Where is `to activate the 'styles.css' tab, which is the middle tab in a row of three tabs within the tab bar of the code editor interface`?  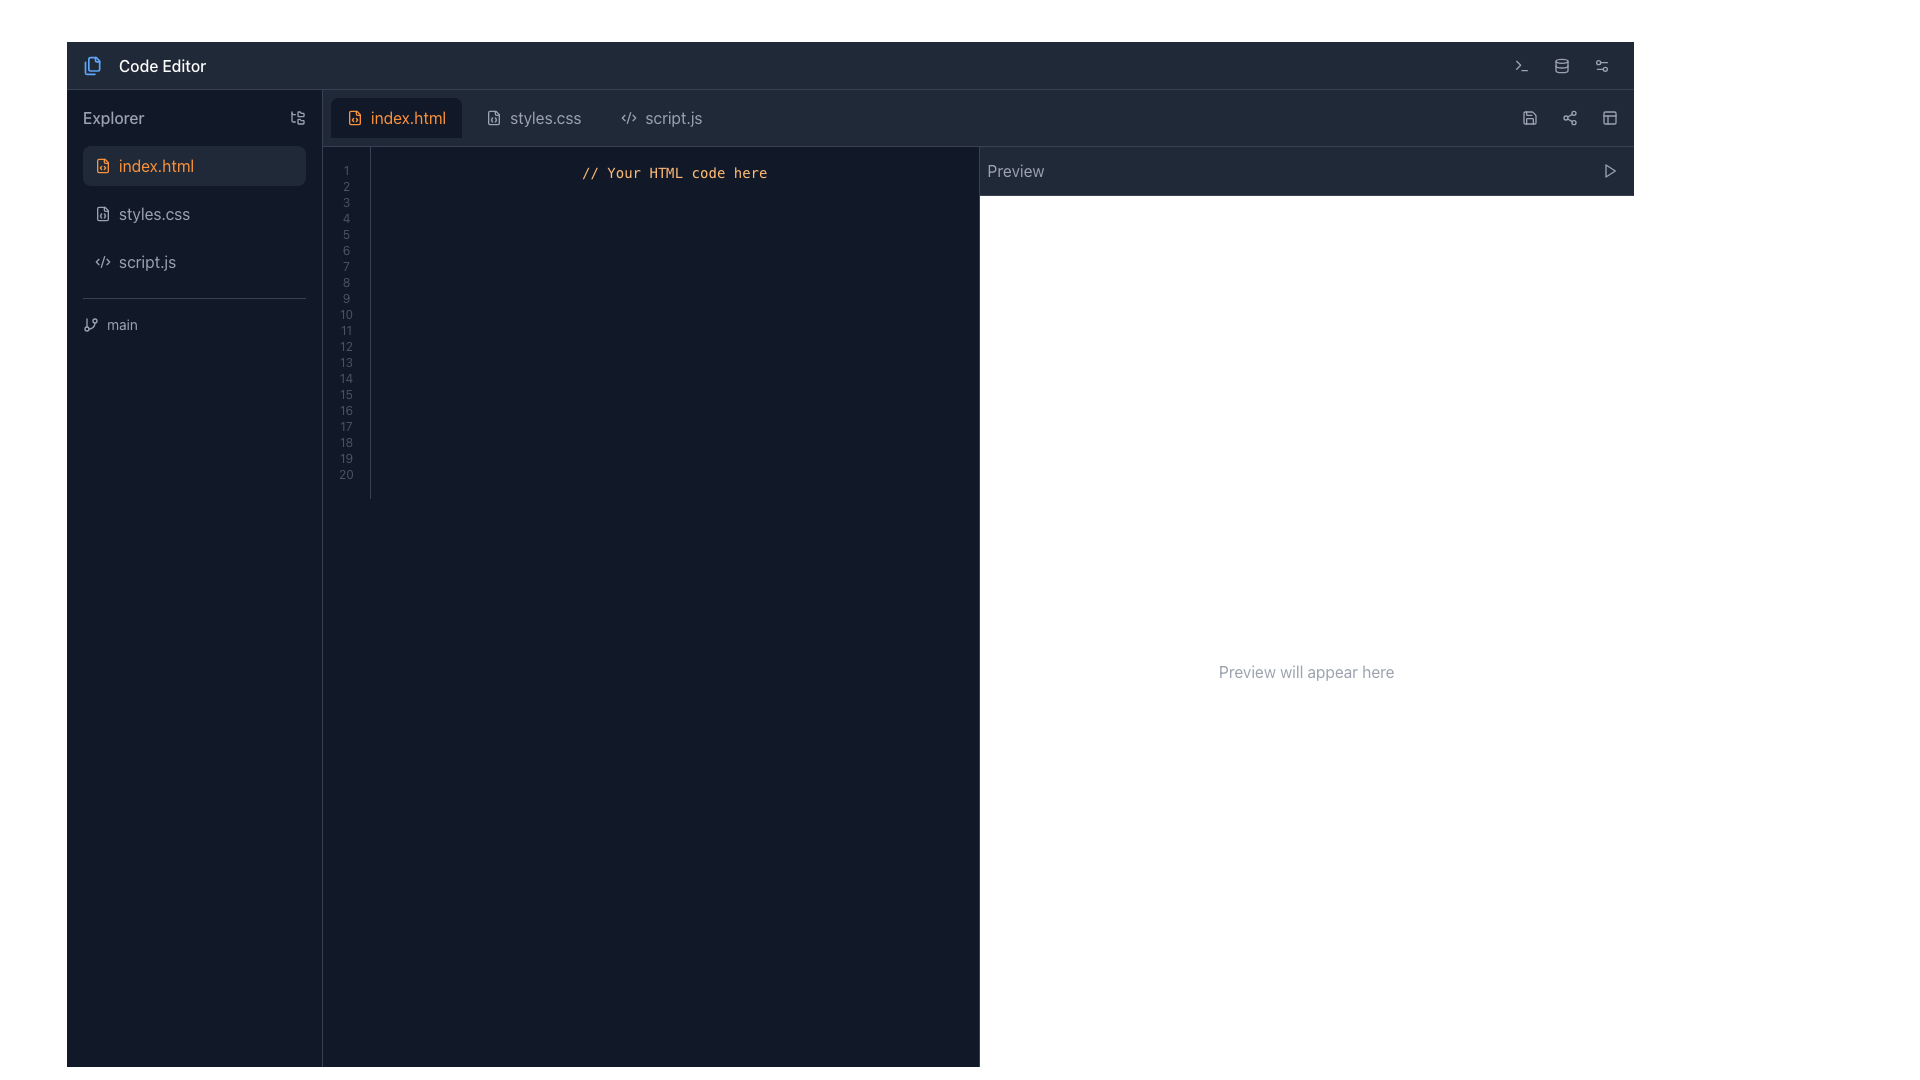 to activate the 'styles.css' tab, which is the middle tab in a row of three tabs within the tab bar of the code editor interface is located at coordinates (524, 118).